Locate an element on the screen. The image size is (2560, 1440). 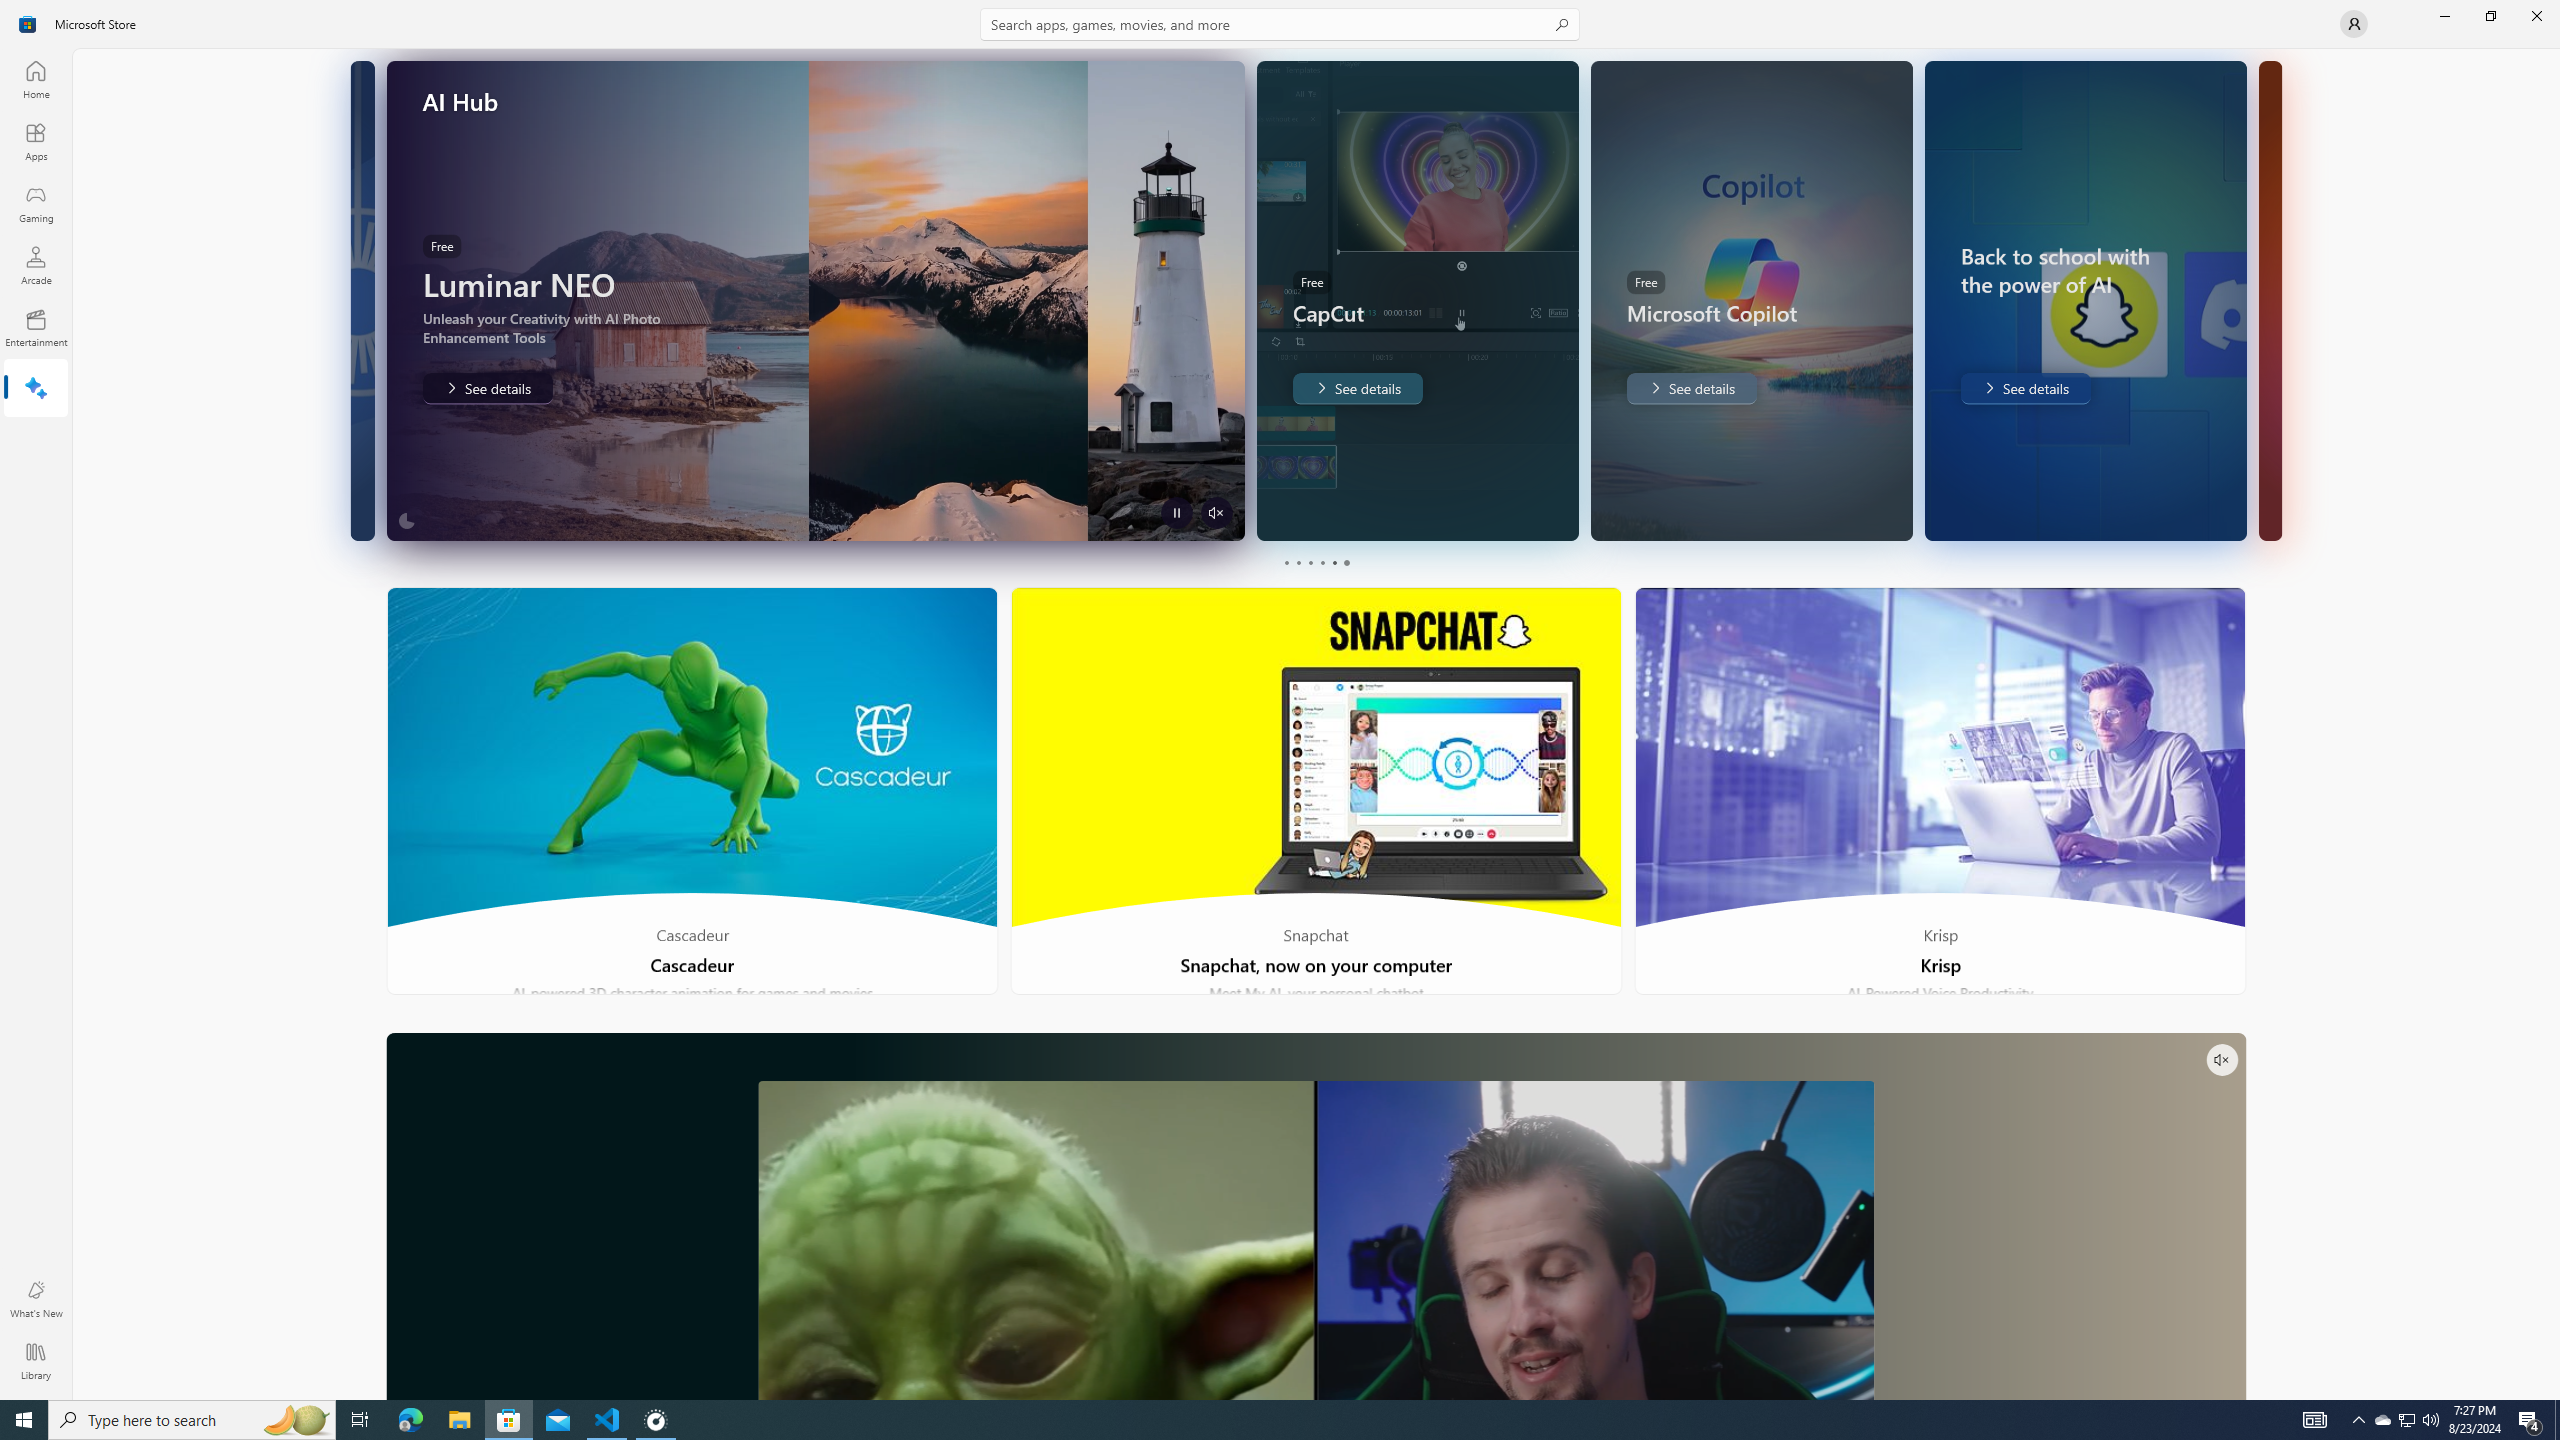
'Pager' is located at coordinates (1314, 562).